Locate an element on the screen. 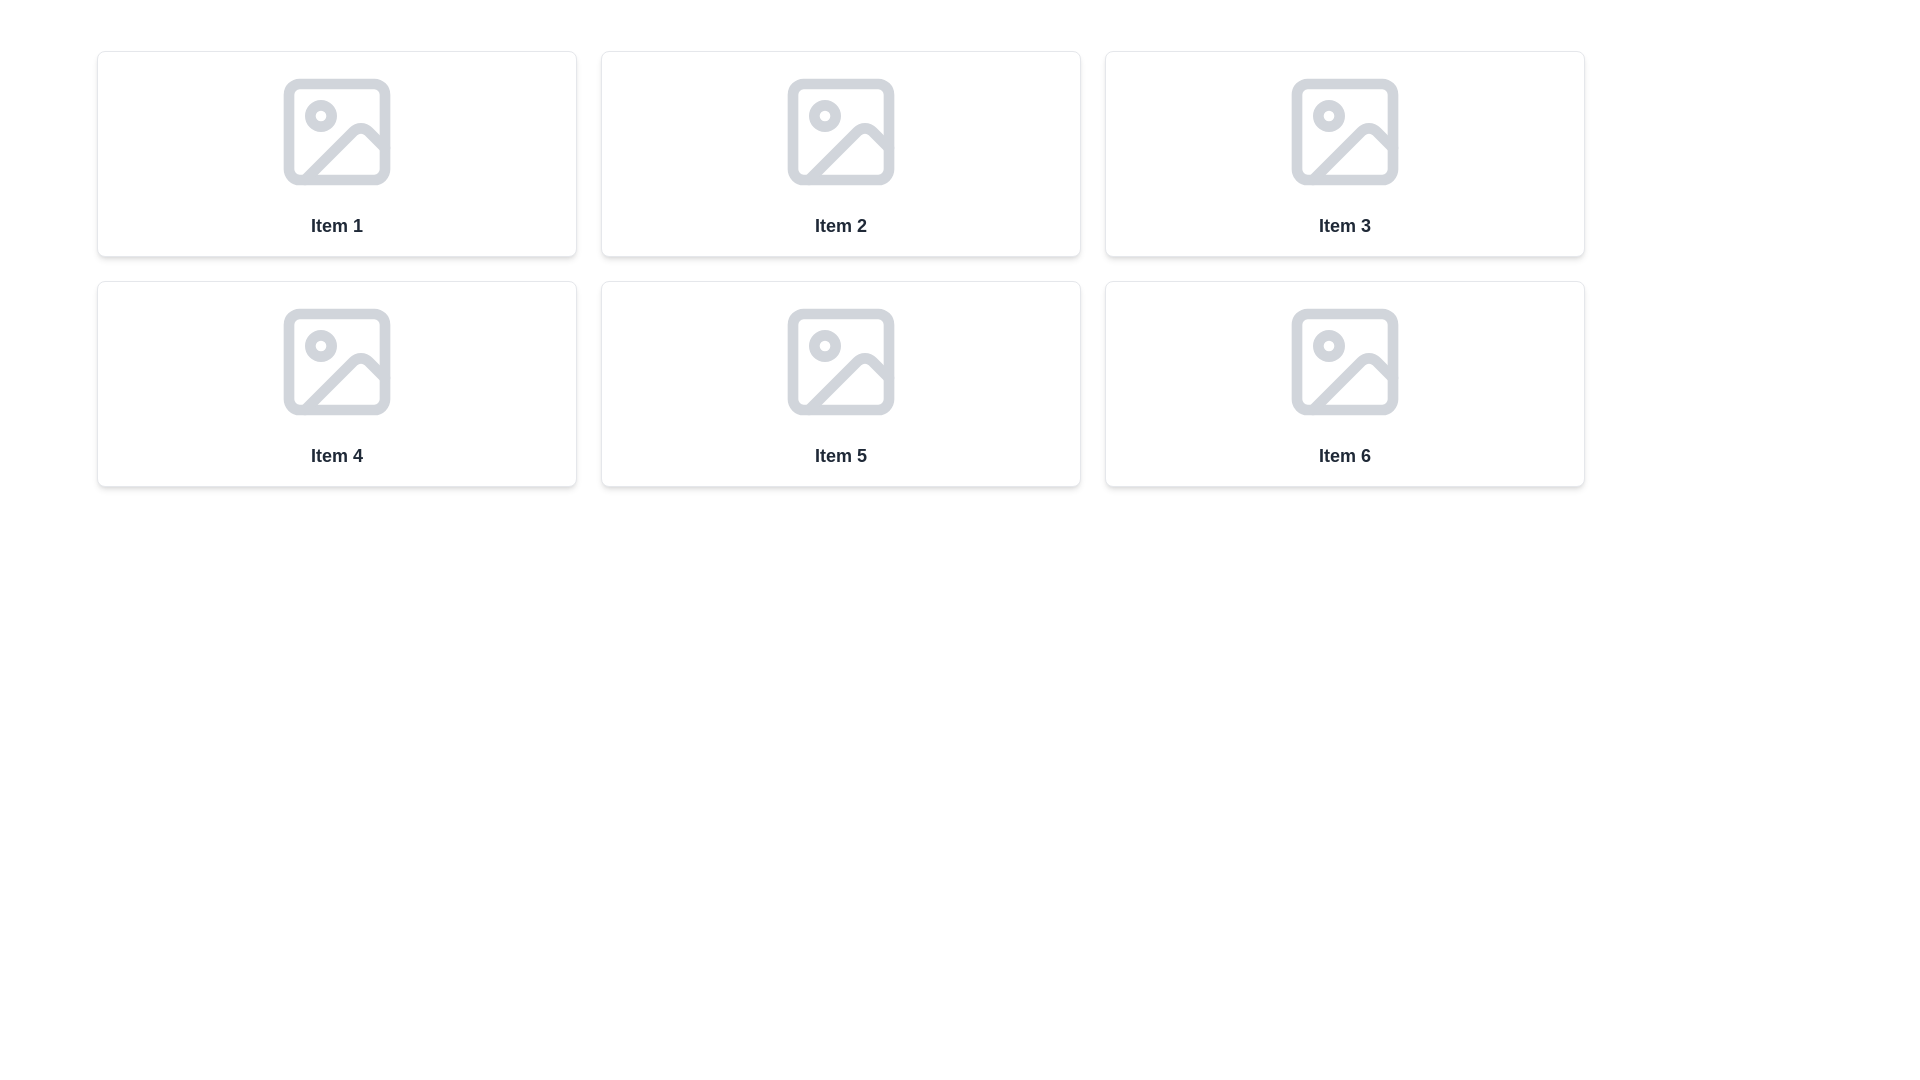  the decorative SVG rectangle located in the top-left thumbnail labeled 'Item 1' in the grid layout is located at coordinates (336, 131).